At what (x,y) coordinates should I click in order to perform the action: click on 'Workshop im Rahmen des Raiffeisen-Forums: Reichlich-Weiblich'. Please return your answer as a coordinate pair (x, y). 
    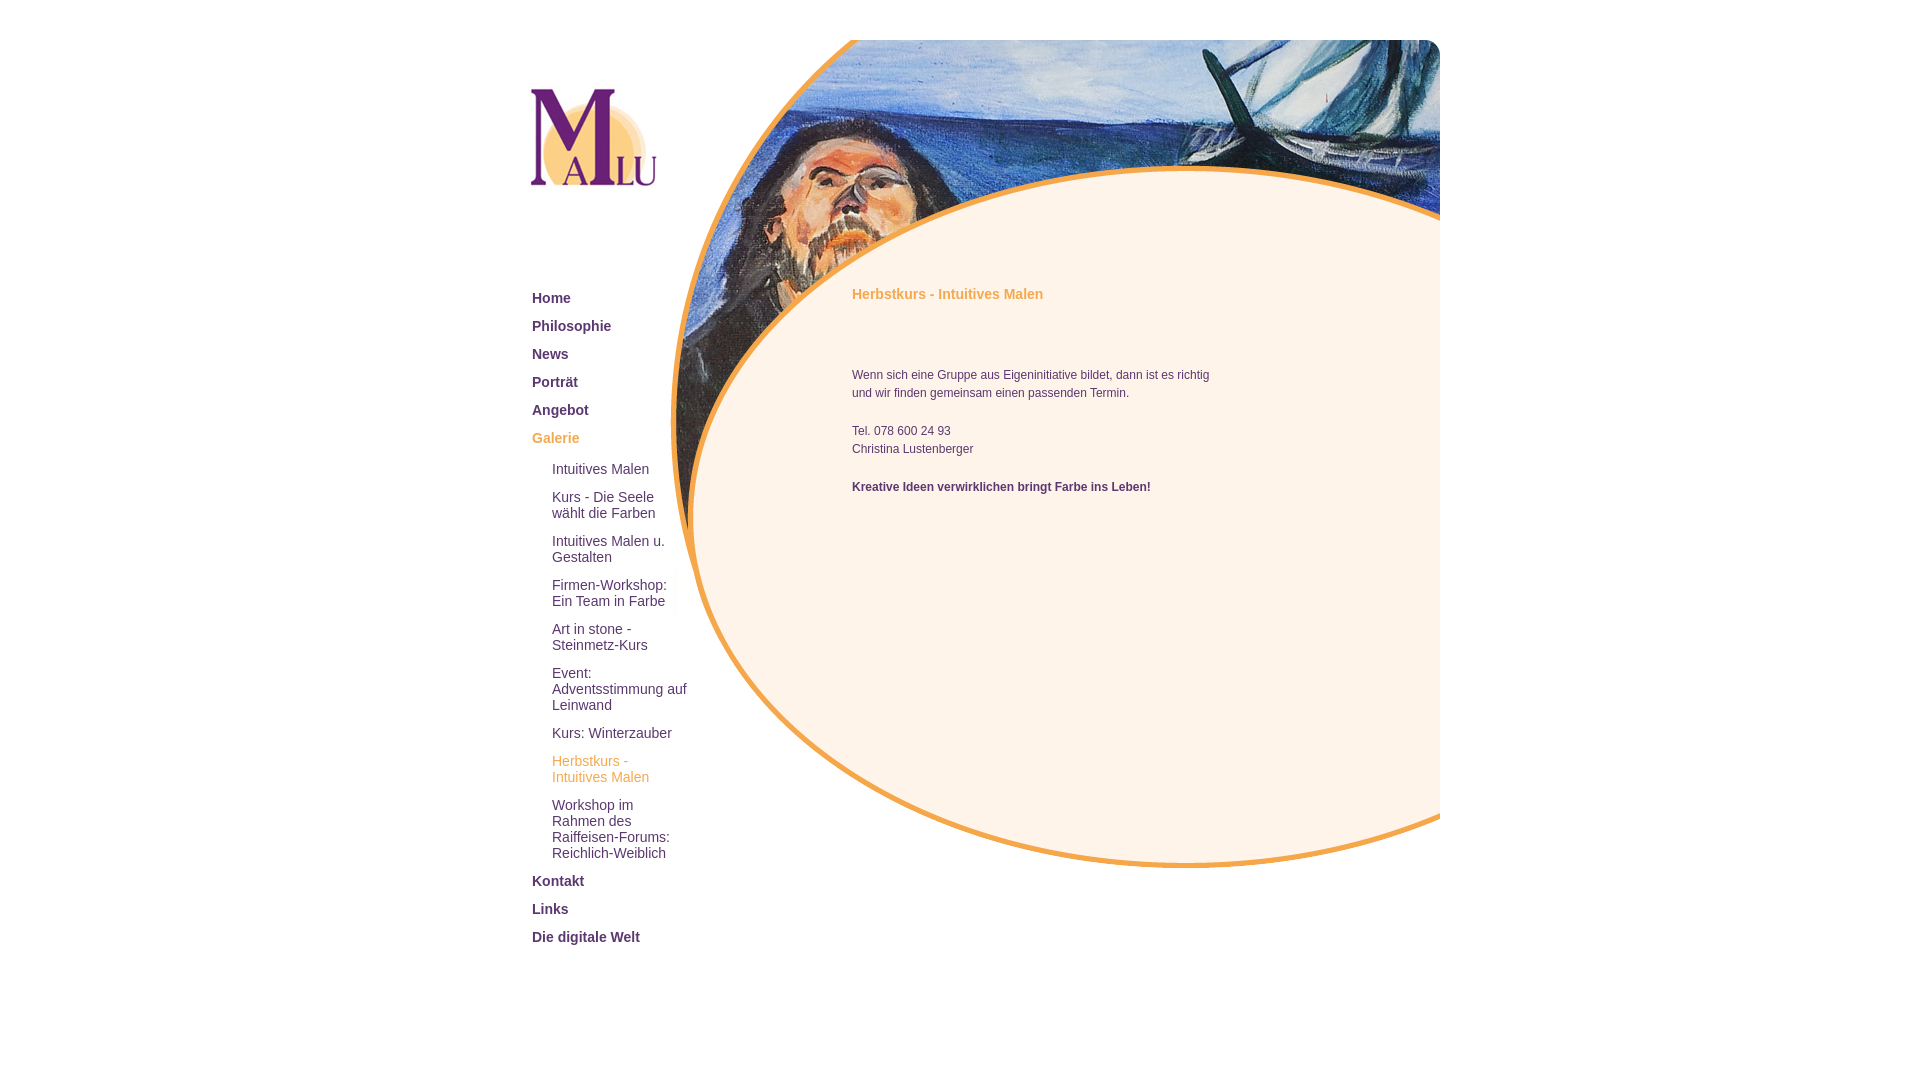
    Looking at the image, I should click on (609, 829).